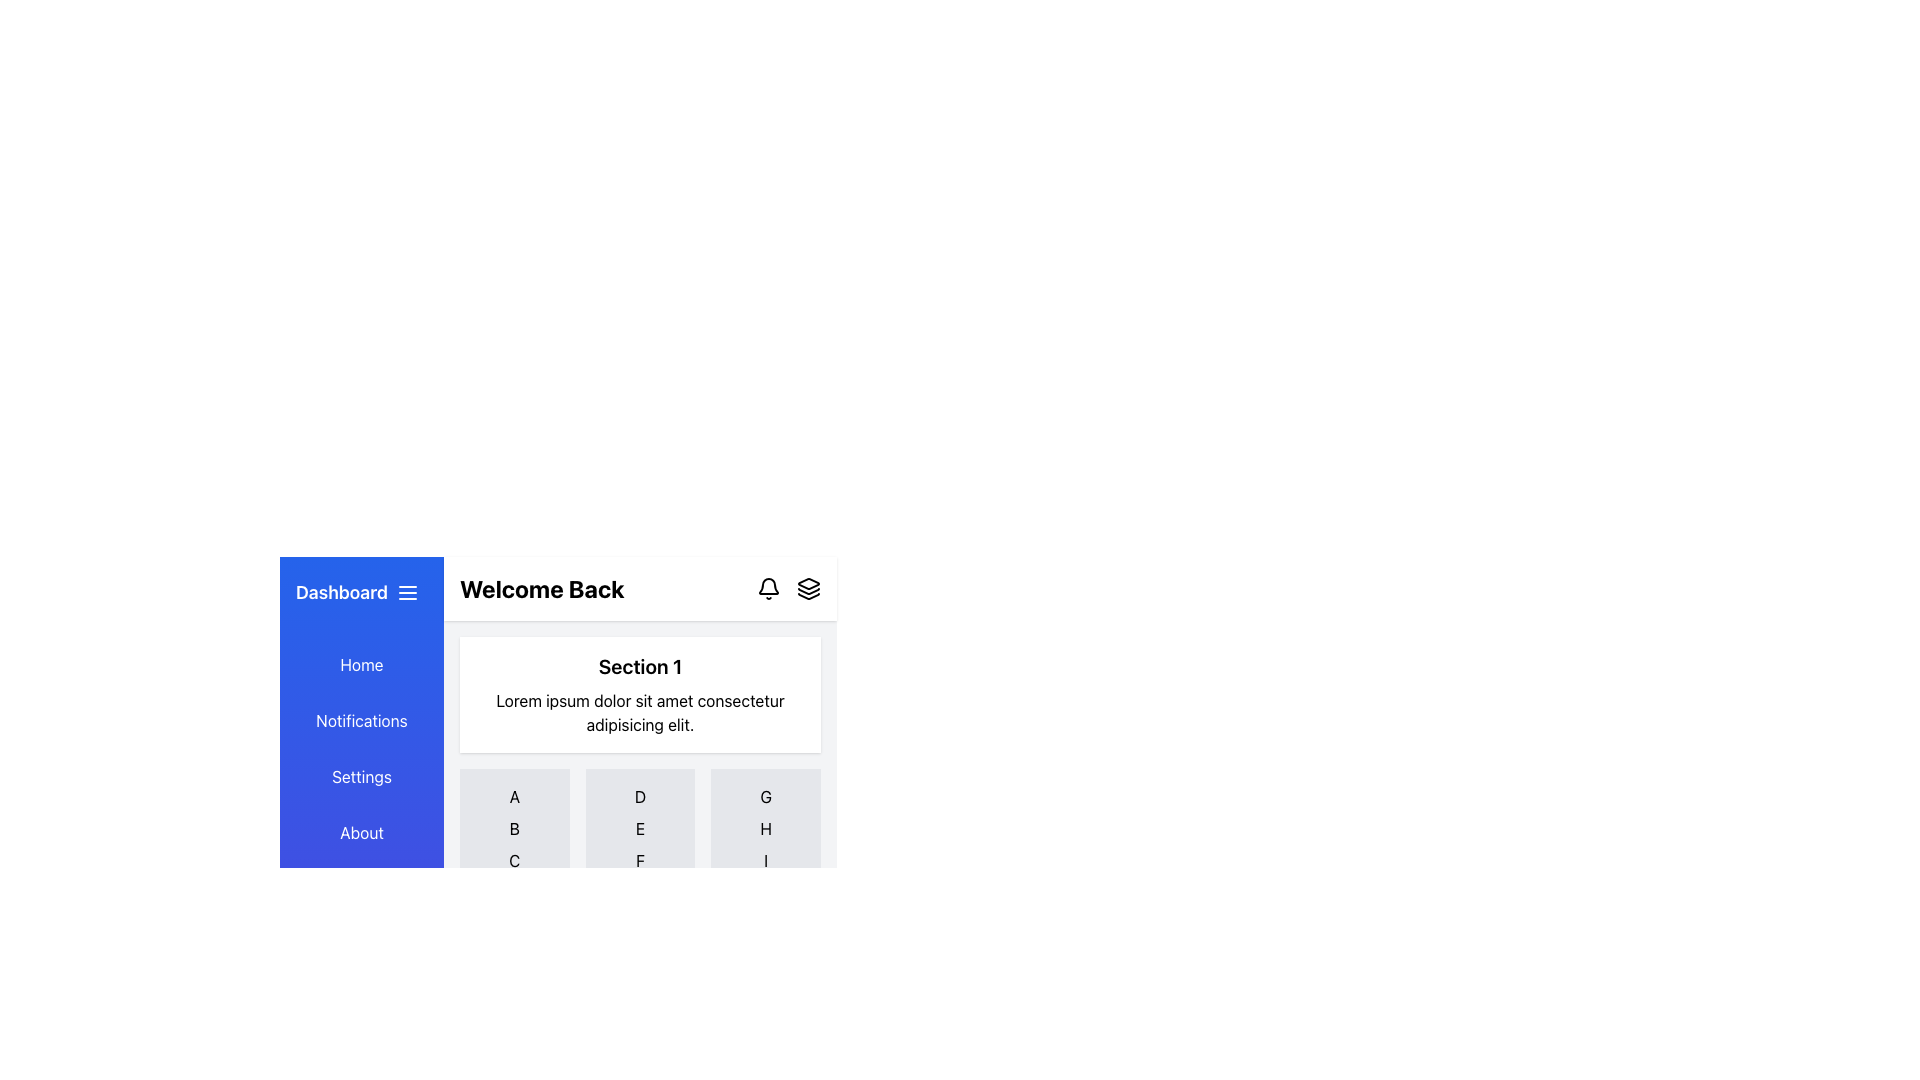  What do you see at coordinates (514, 859) in the screenshot?
I see `the text label displaying the character 'C' for accessibility purposes` at bounding box center [514, 859].